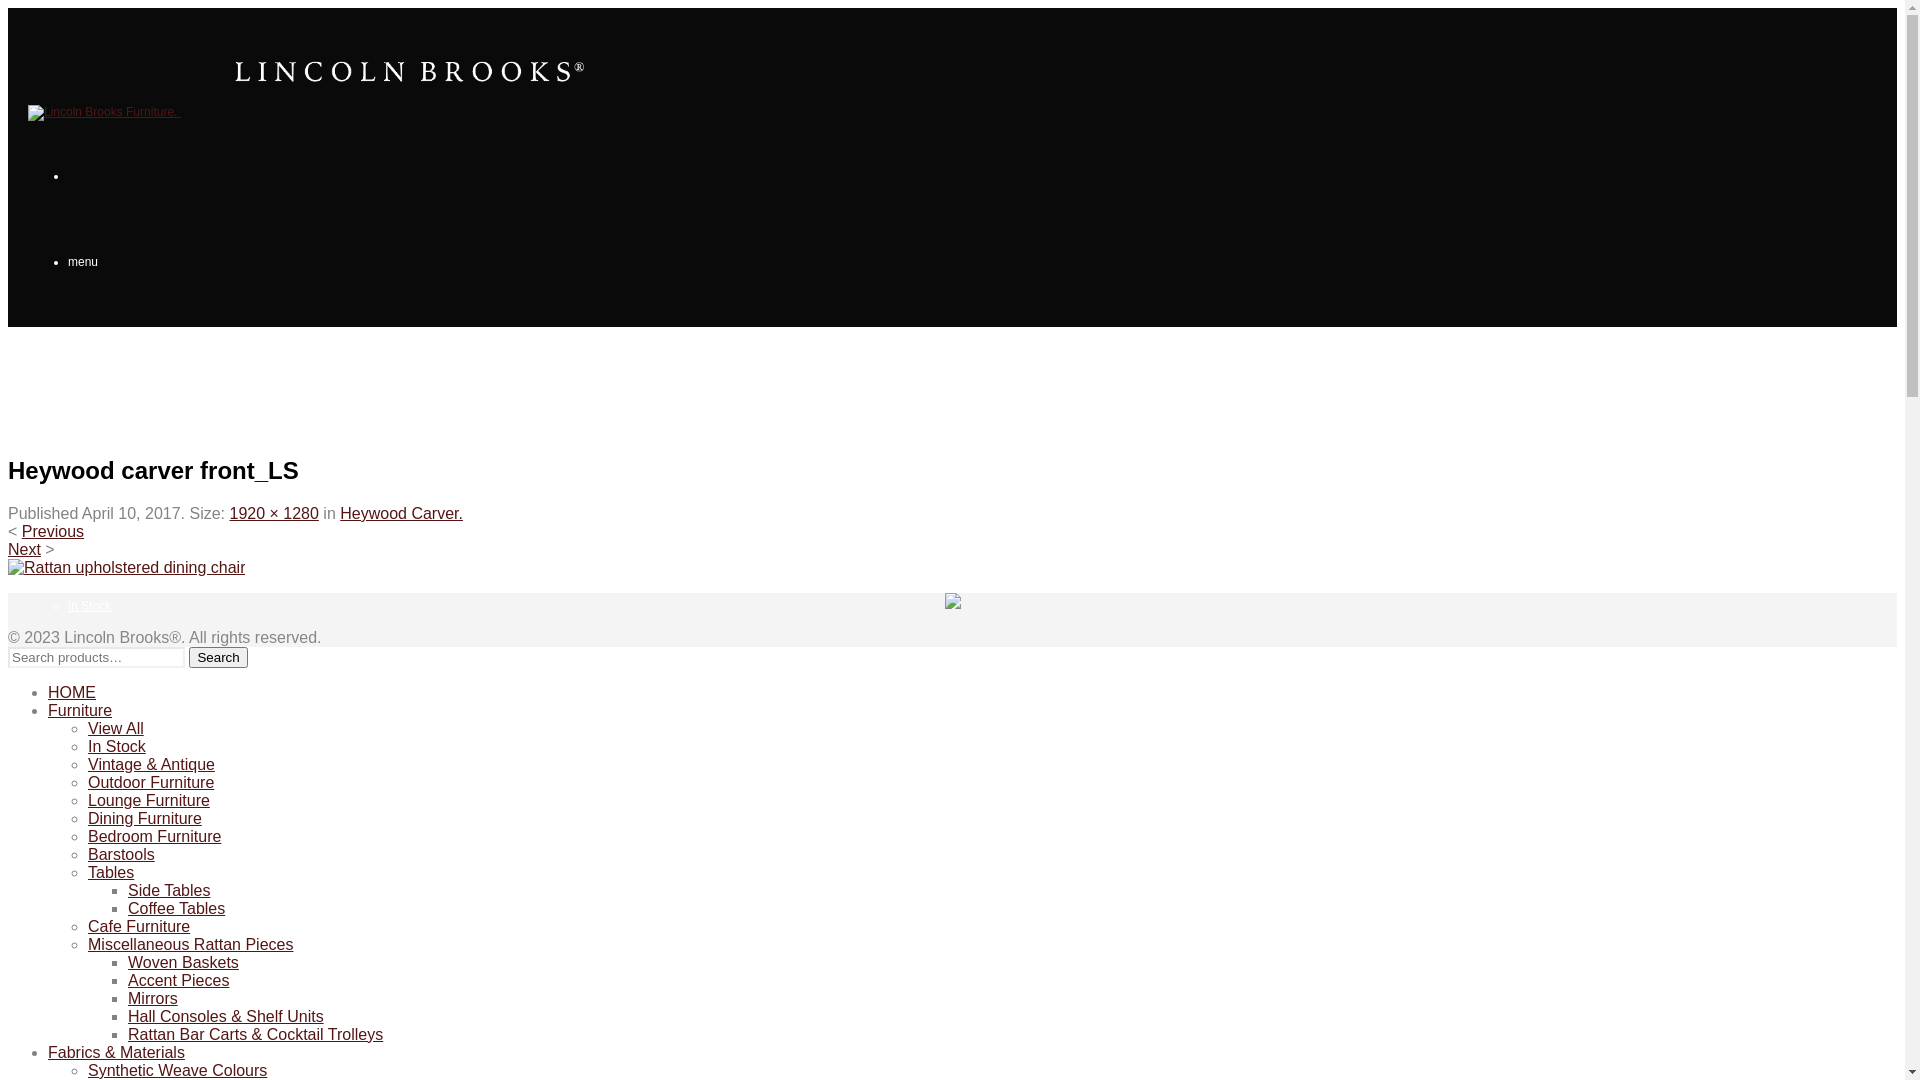 The width and height of the screenshot is (1920, 1080). What do you see at coordinates (80, 709) in the screenshot?
I see `'Furniture'` at bounding box center [80, 709].